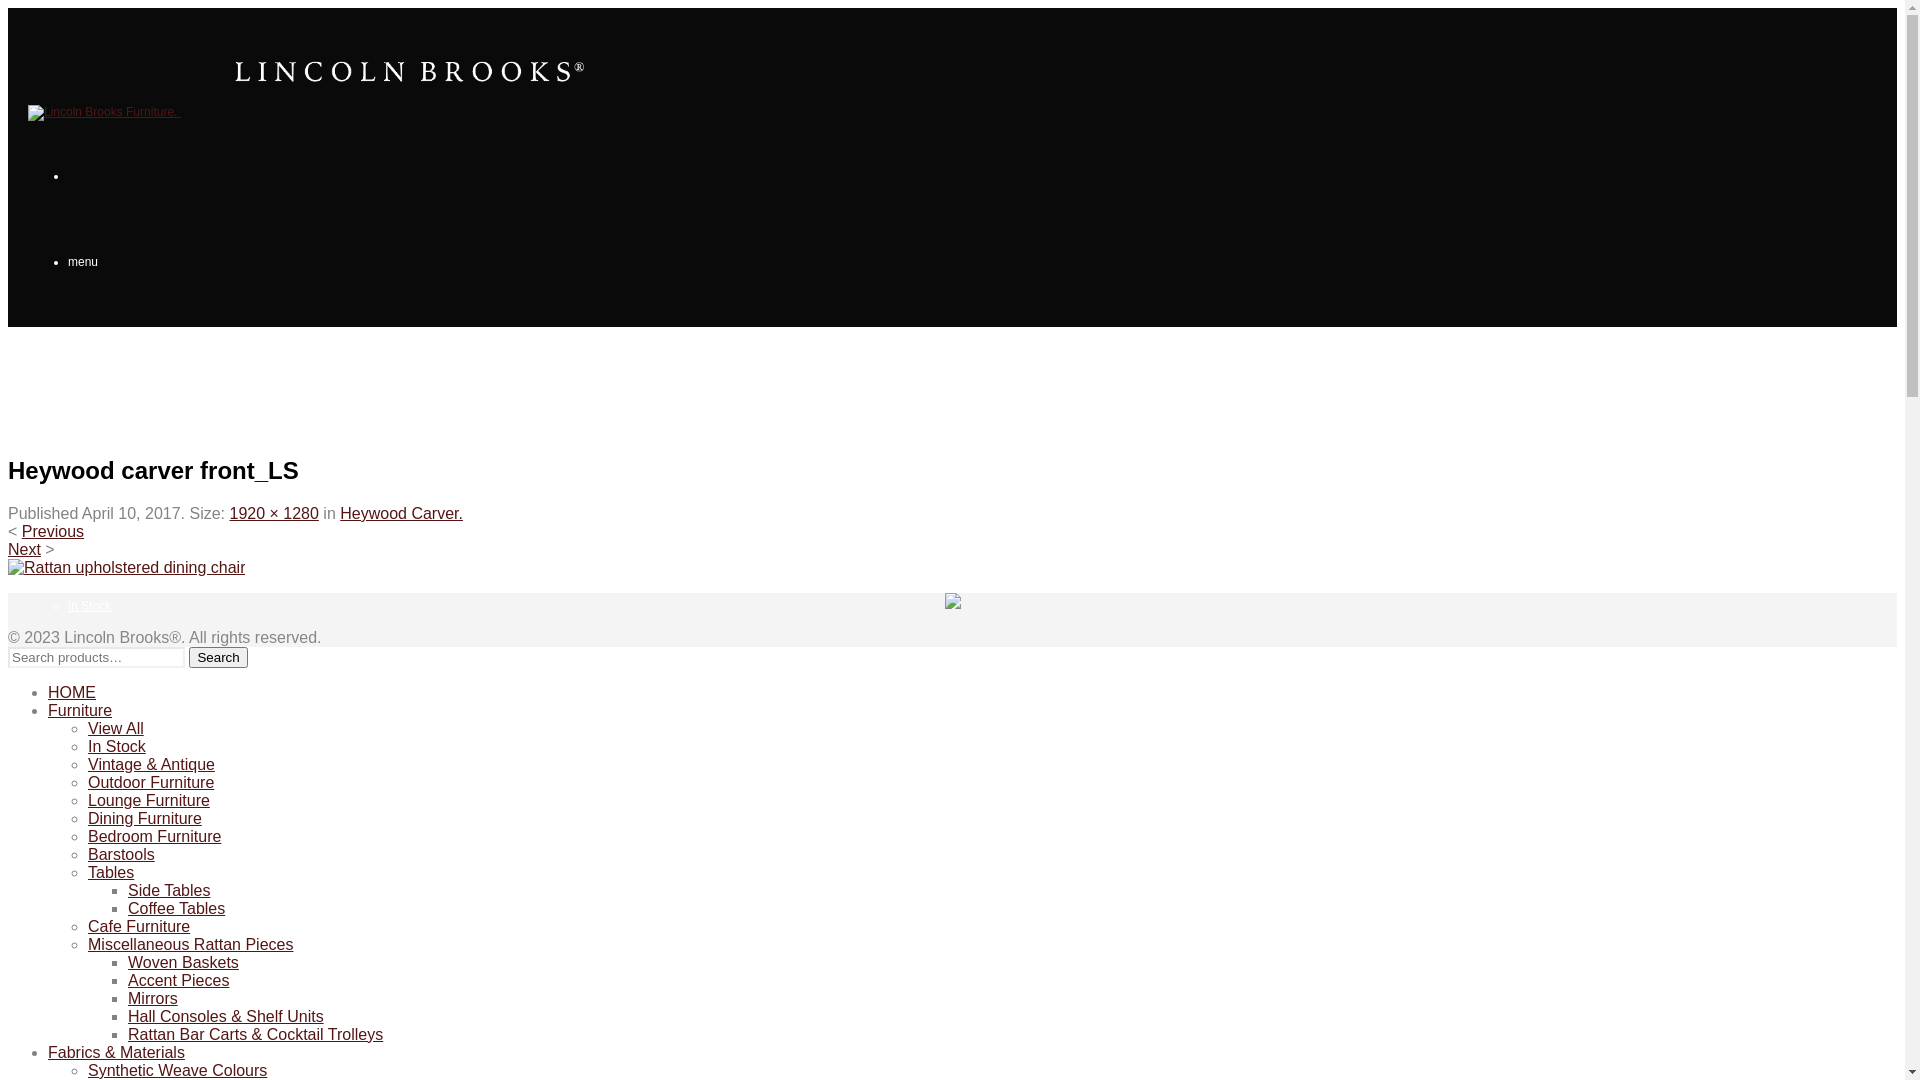 The width and height of the screenshot is (1920, 1080). What do you see at coordinates (80, 709) in the screenshot?
I see `'Furniture'` at bounding box center [80, 709].